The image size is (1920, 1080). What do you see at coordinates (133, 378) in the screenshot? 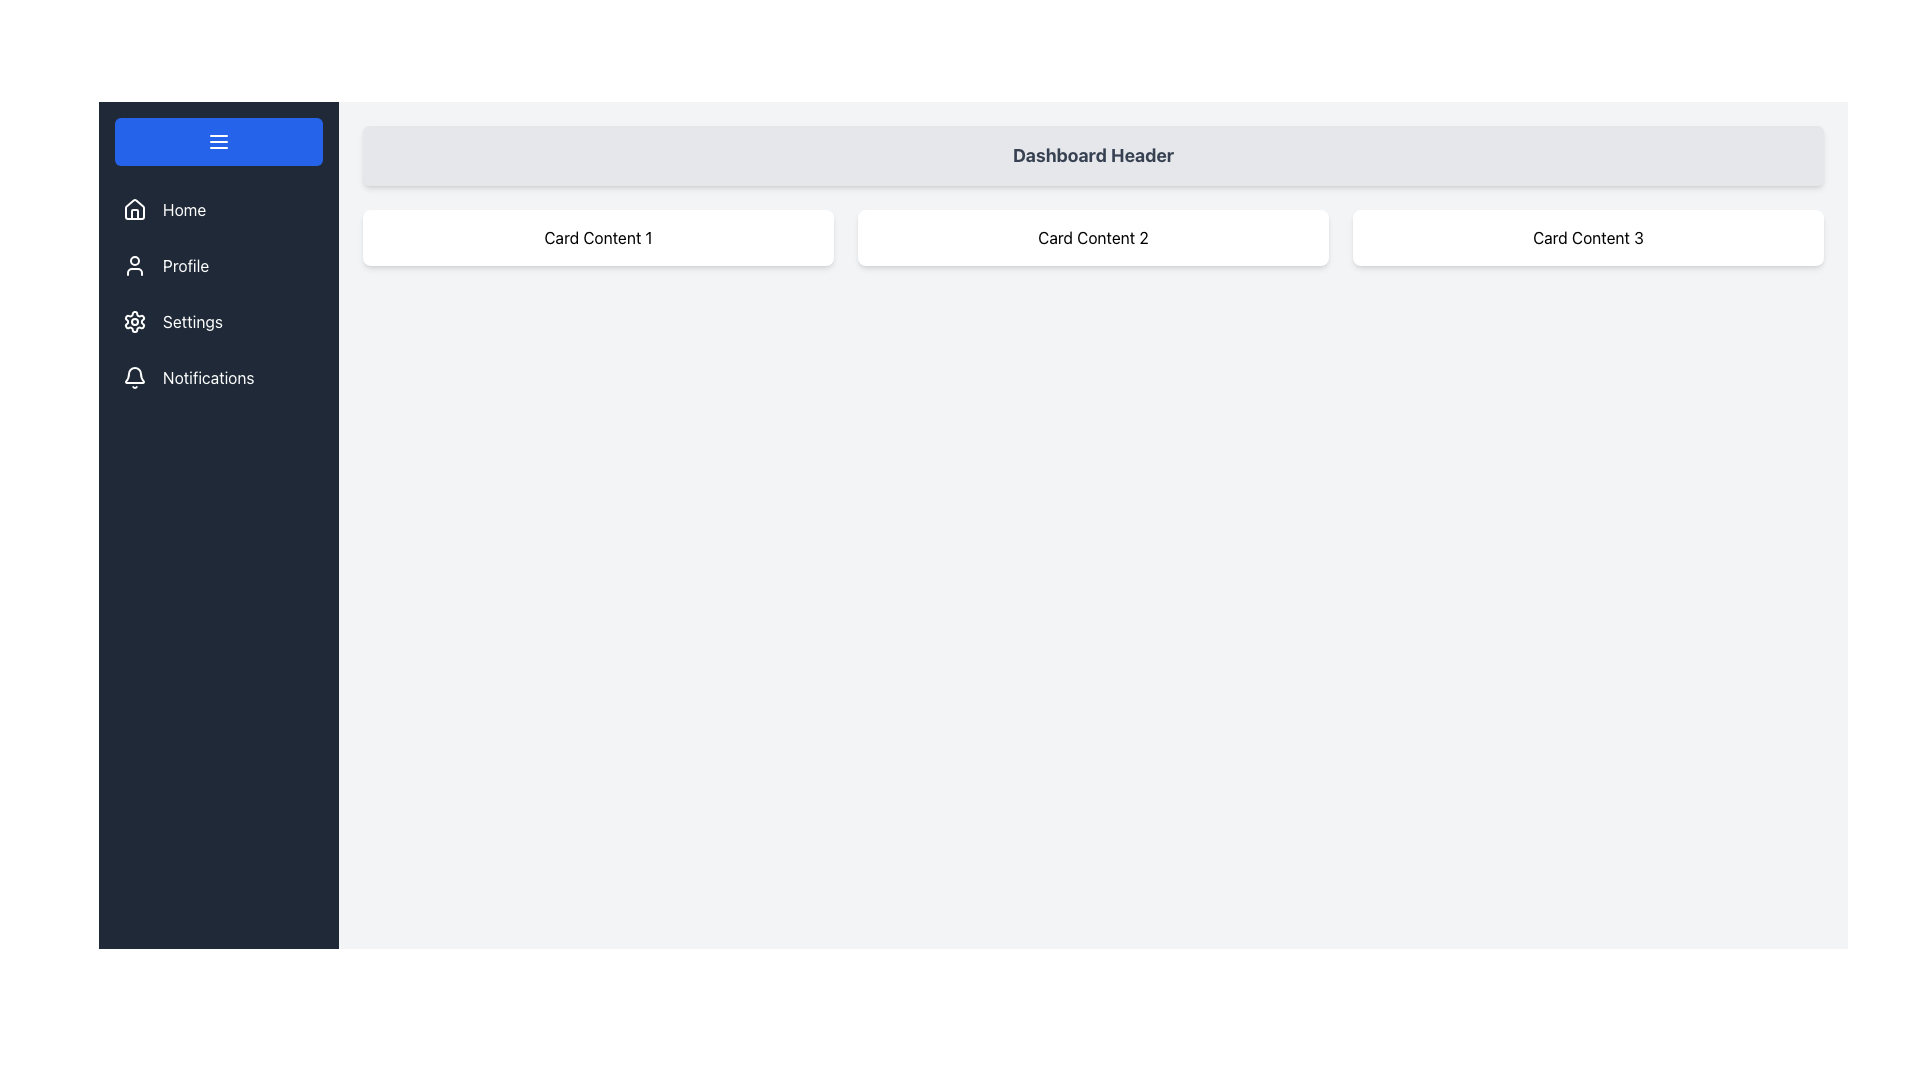
I see `the Notifications icon located in the sidebar menu` at bounding box center [133, 378].